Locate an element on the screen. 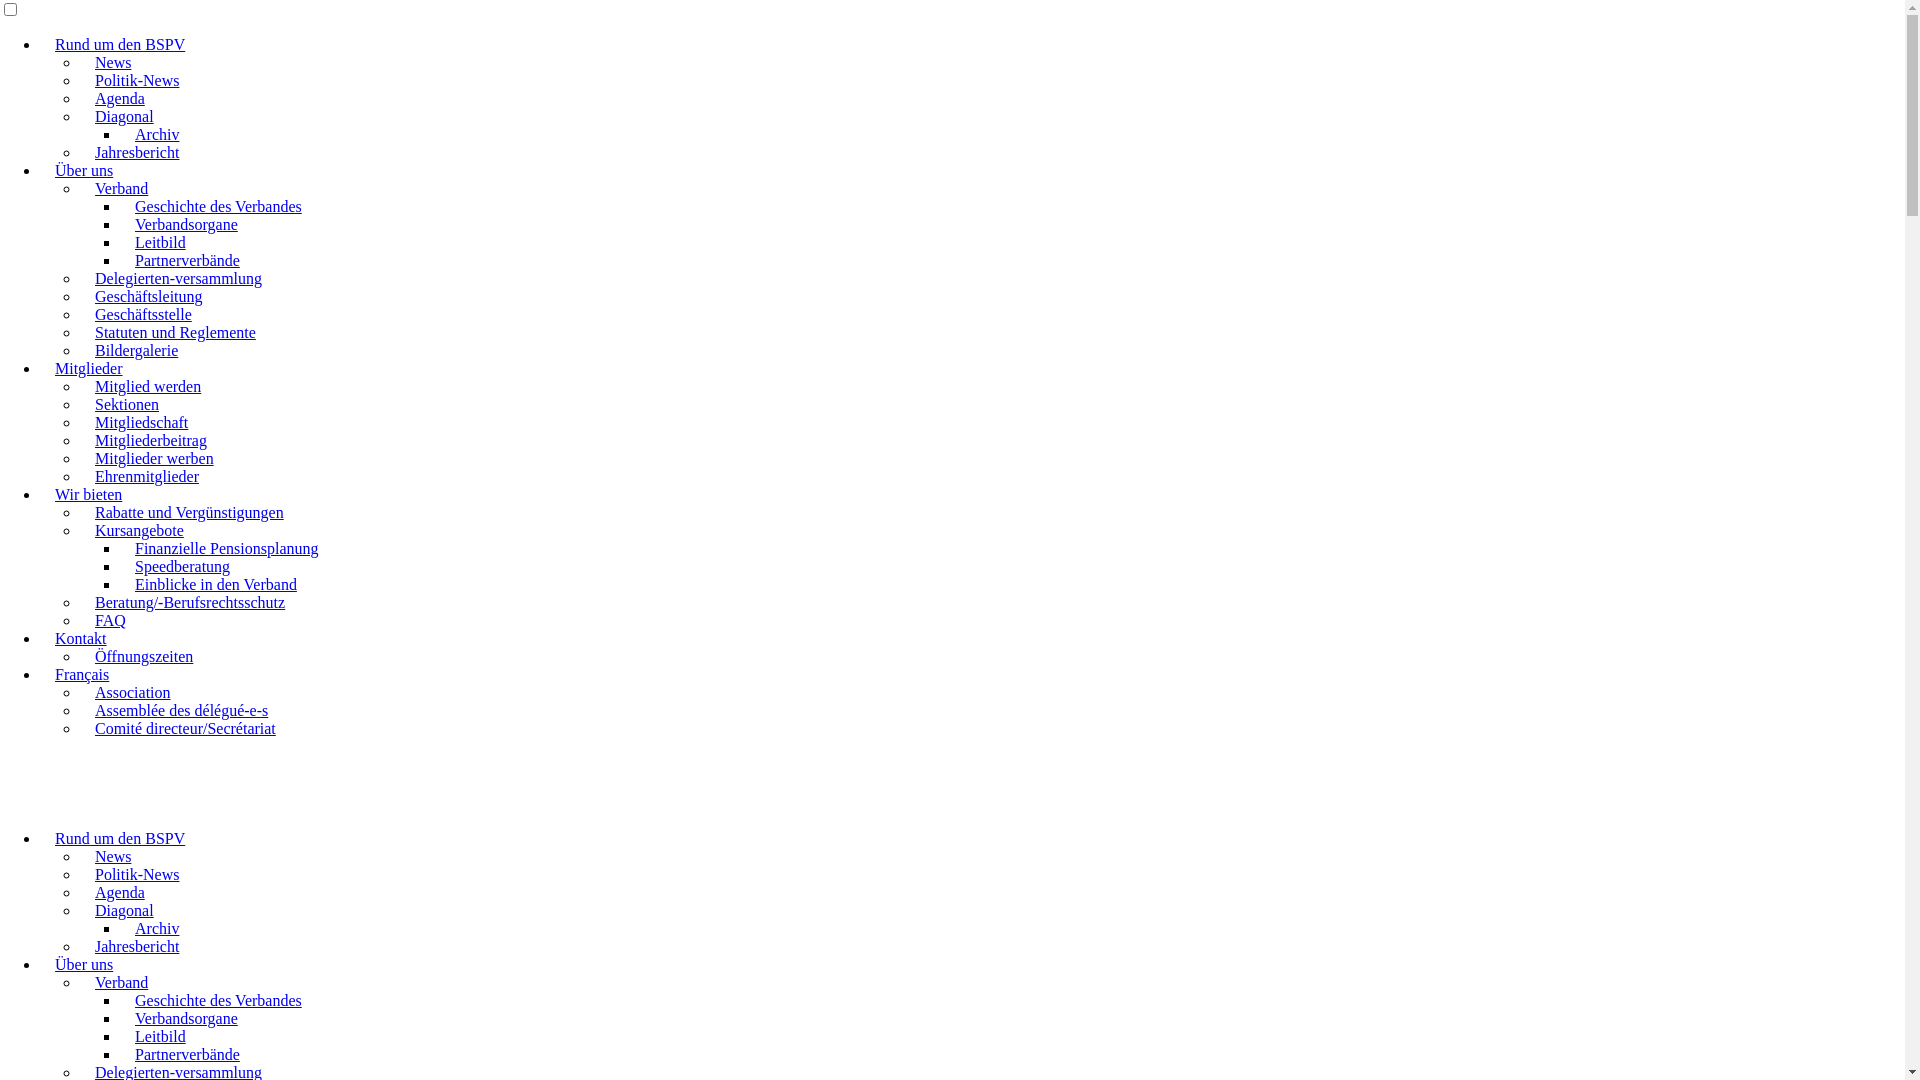  'Archiv' is located at coordinates (156, 928).